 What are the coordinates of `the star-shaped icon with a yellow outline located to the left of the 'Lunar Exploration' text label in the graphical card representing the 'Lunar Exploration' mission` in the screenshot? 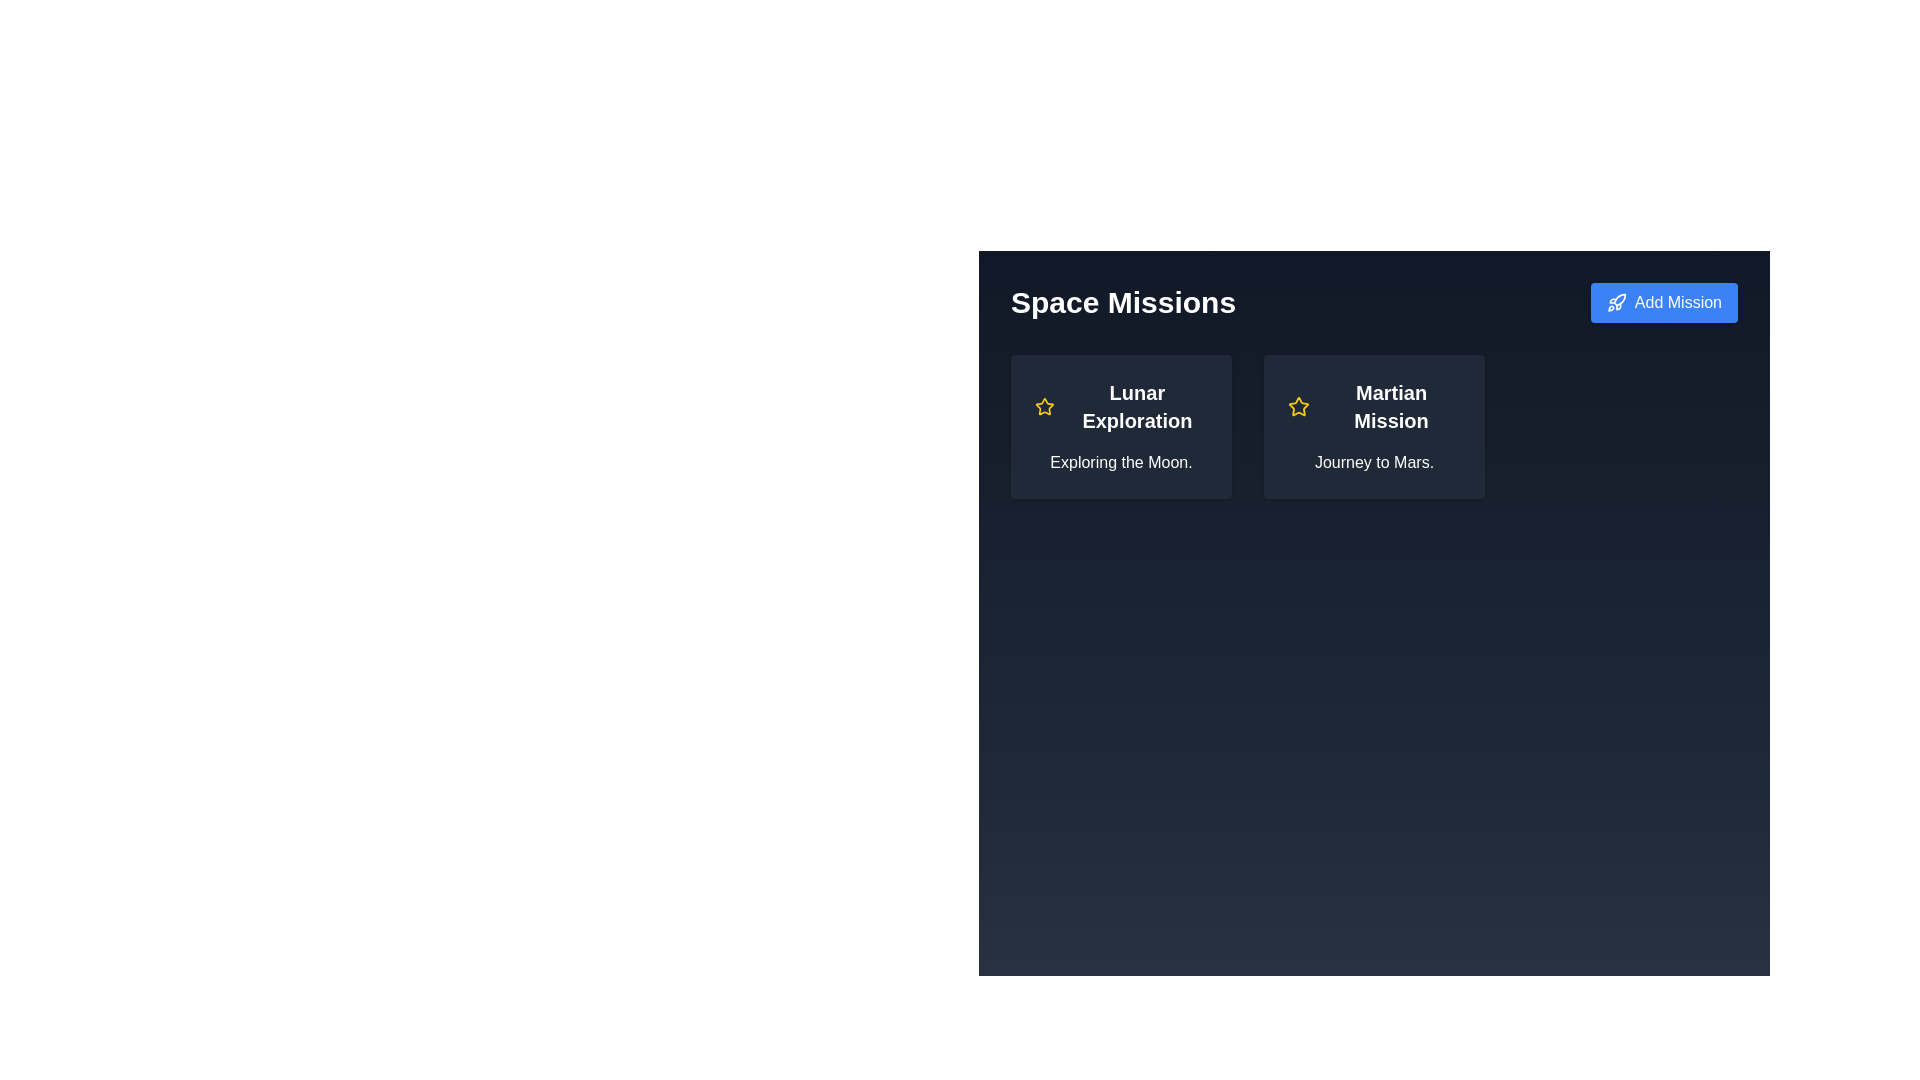 It's located at (1299, 405).